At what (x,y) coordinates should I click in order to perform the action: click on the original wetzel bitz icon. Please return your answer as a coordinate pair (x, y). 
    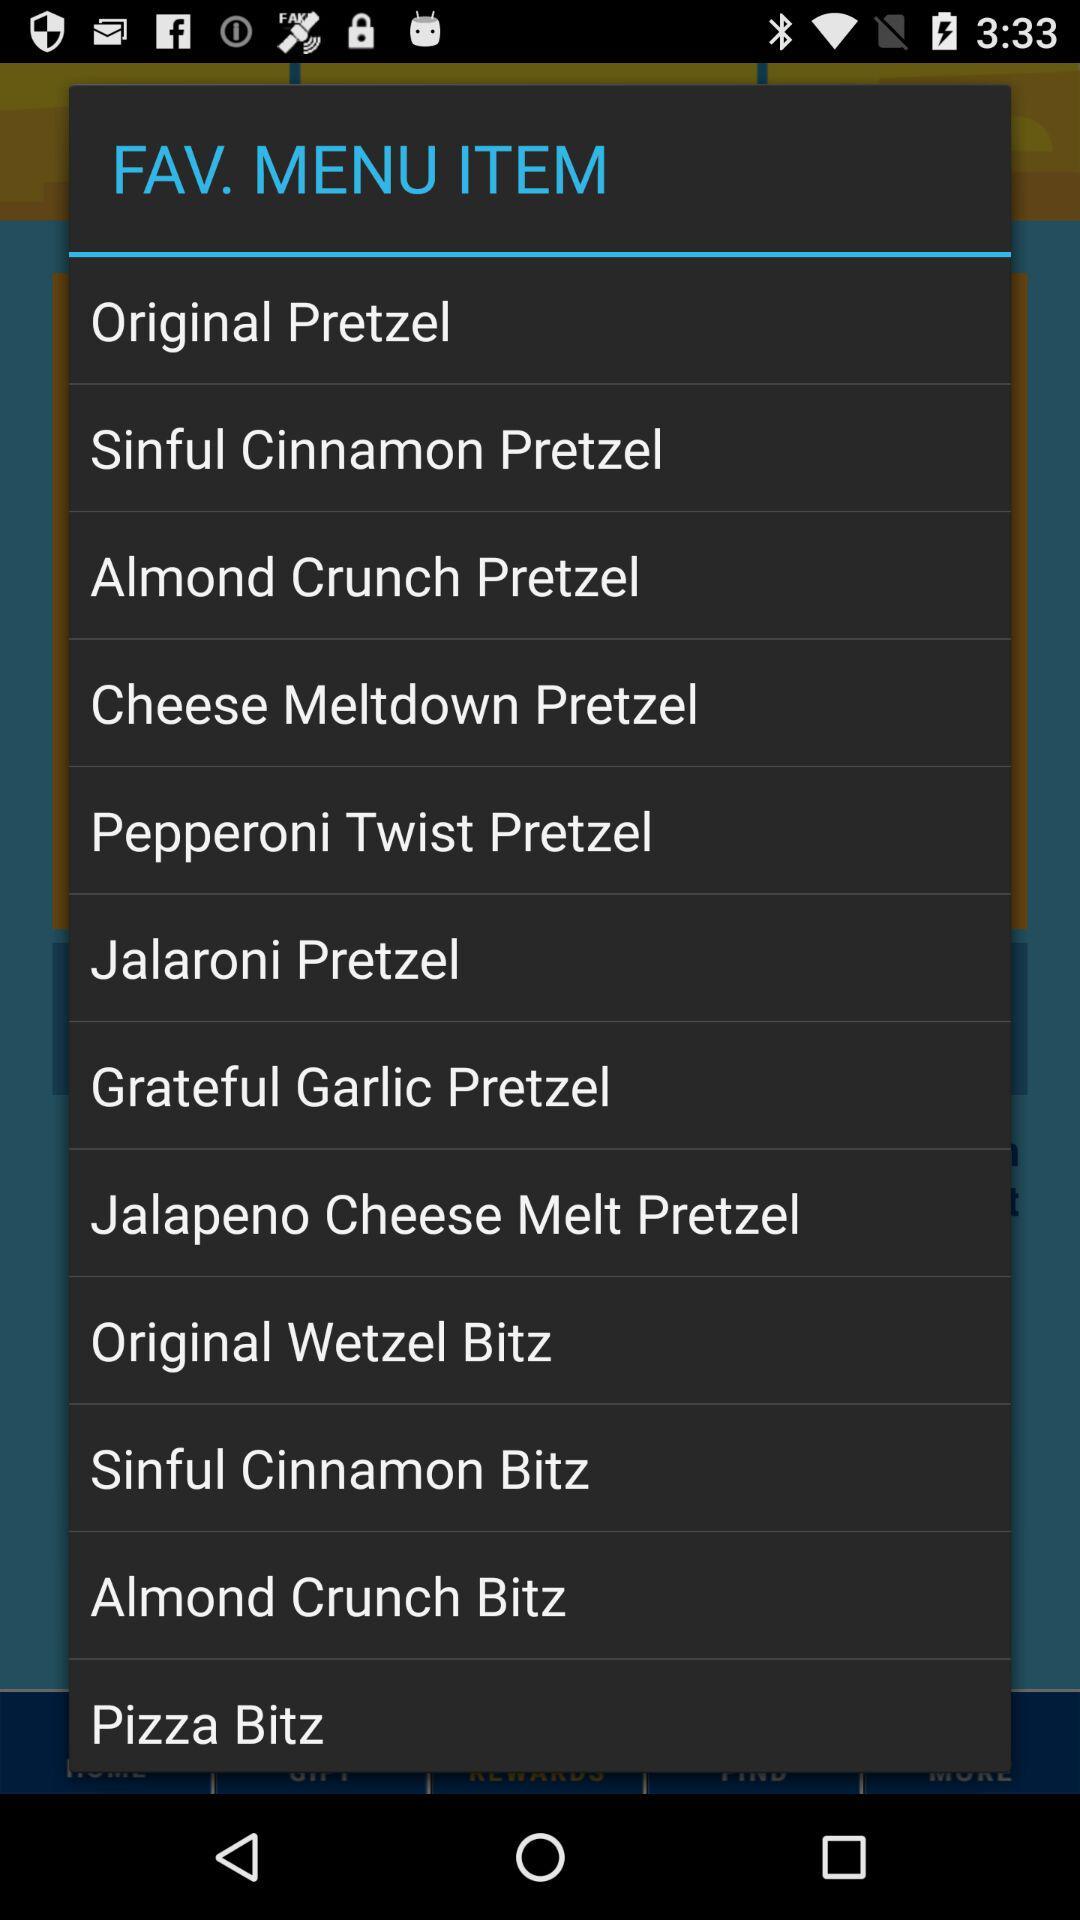
    Looking at the image, I should click on (540, 1340).